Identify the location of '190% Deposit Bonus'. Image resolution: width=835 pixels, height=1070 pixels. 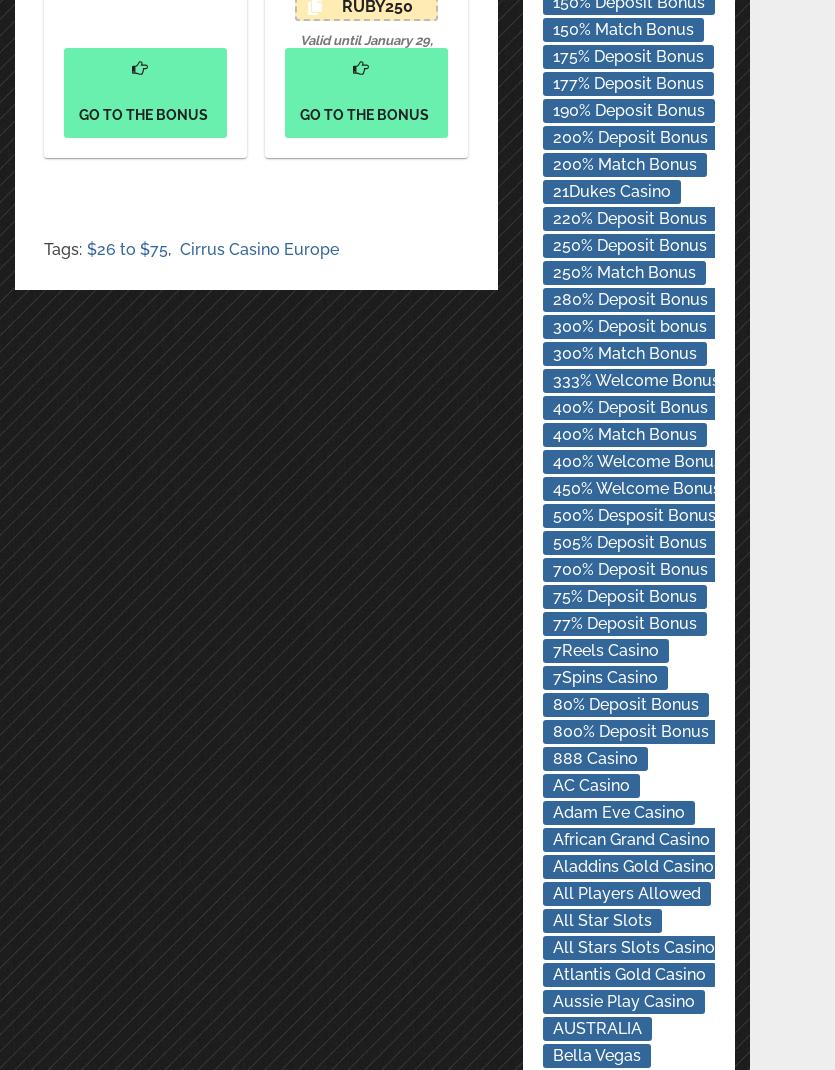
(627, 110).